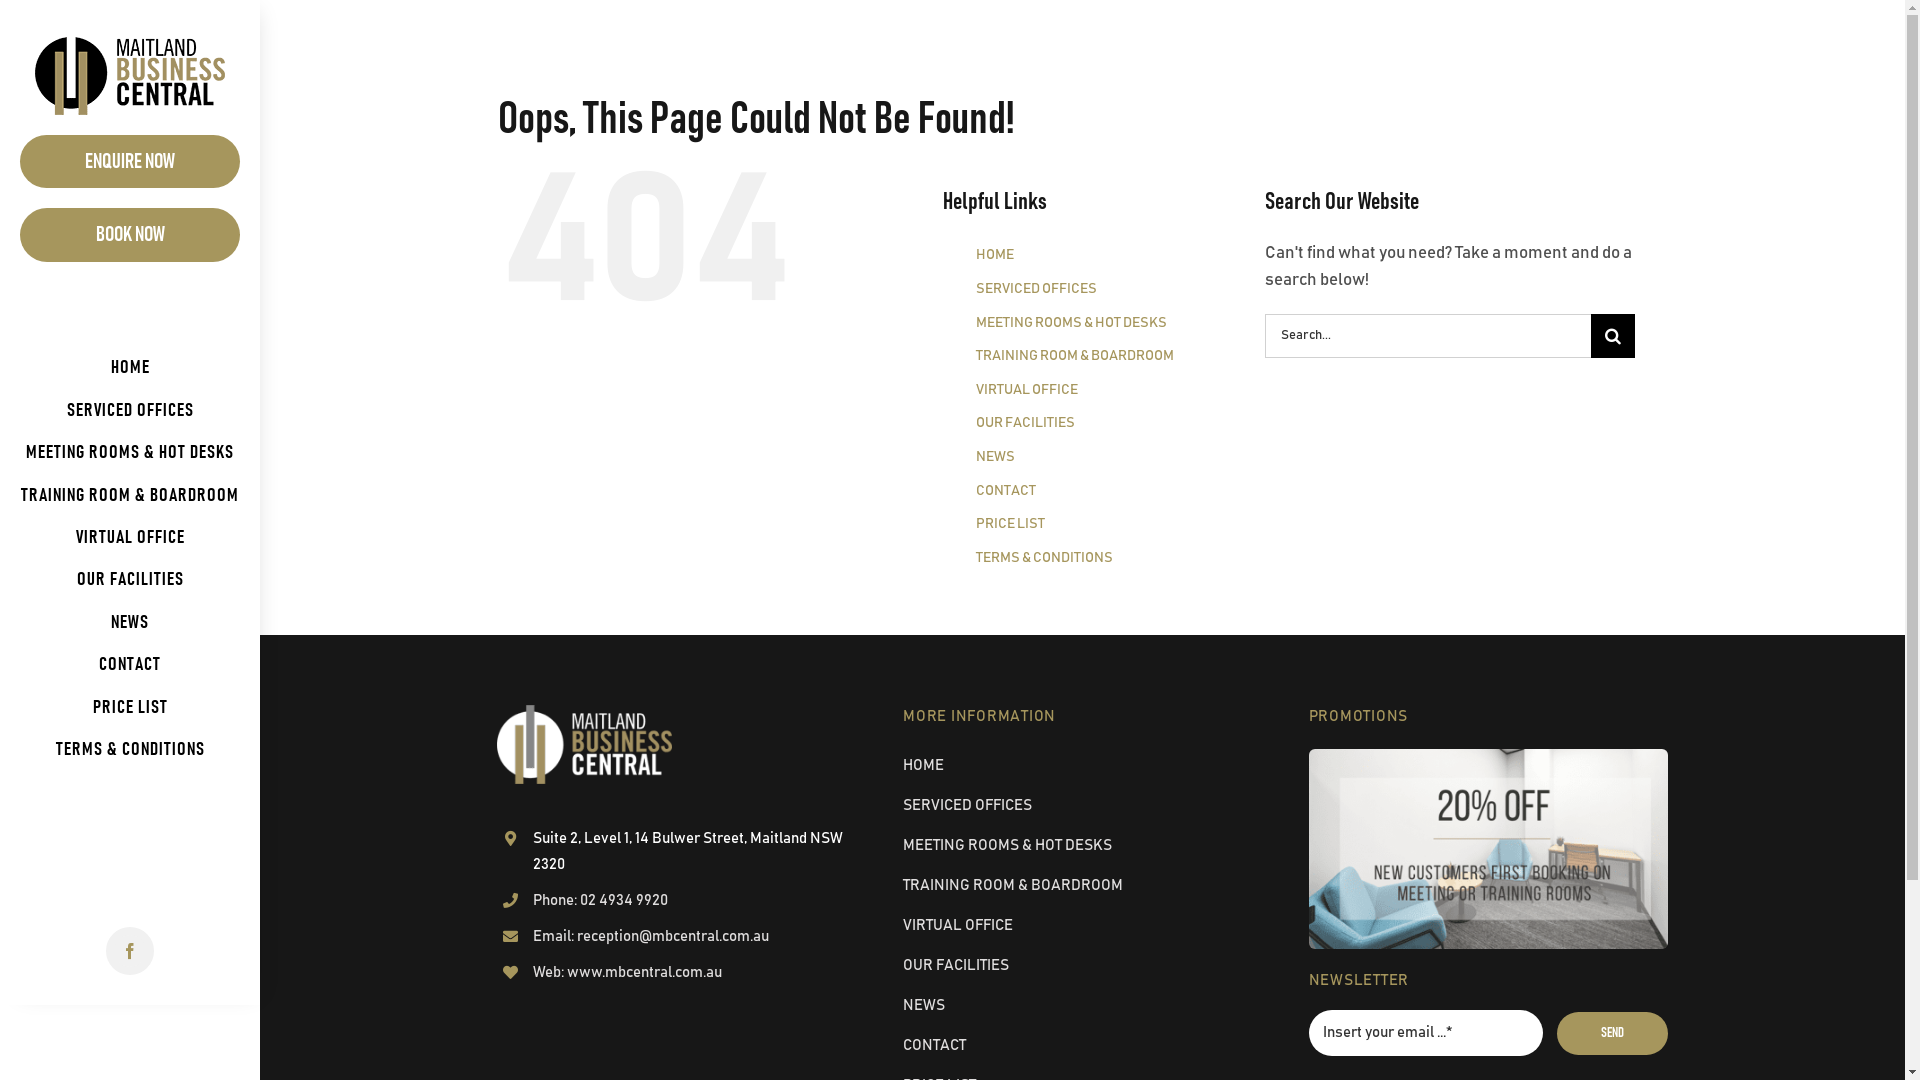  I want to click on 'ENQUIRE NOW', so click(19, 160).